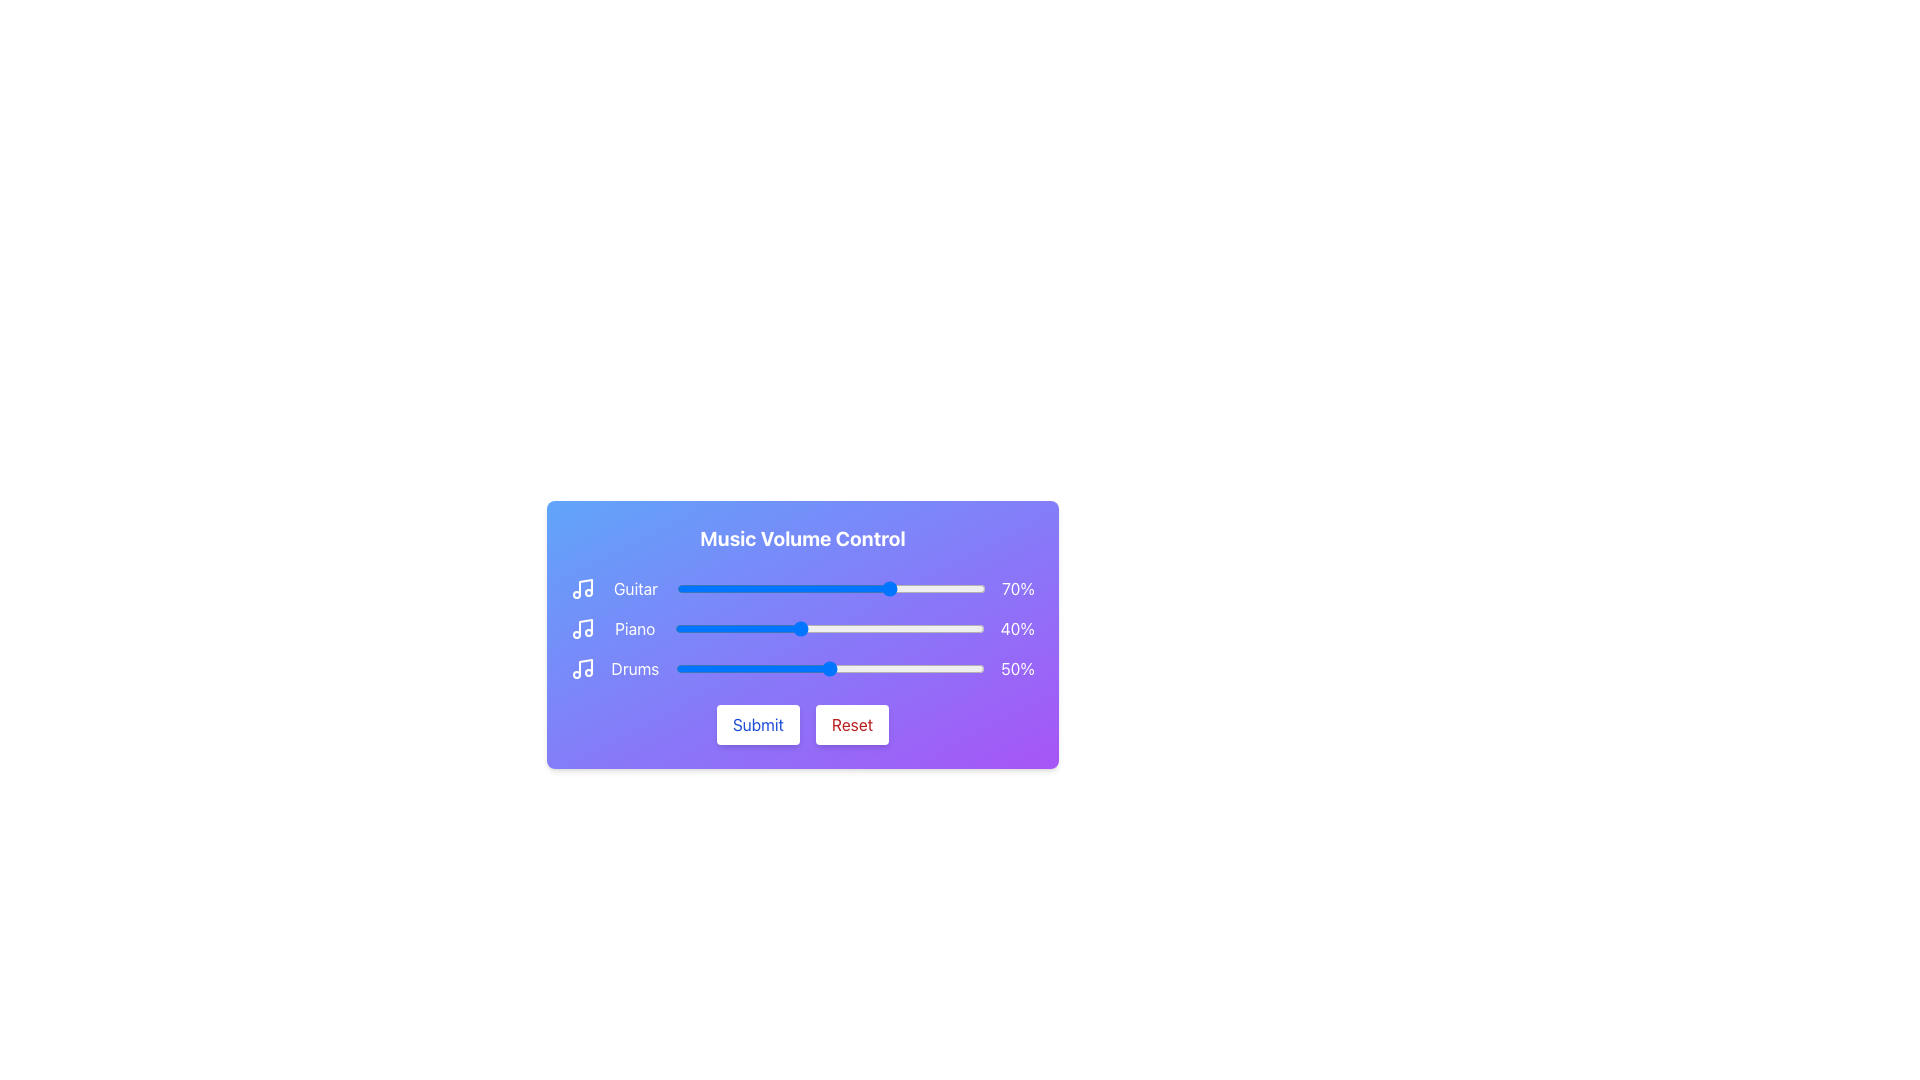  I want to click on the slider control labeled 'Piano' which is accompanied by a music icon and displays a percentage value of '40%', so click(802, 627).